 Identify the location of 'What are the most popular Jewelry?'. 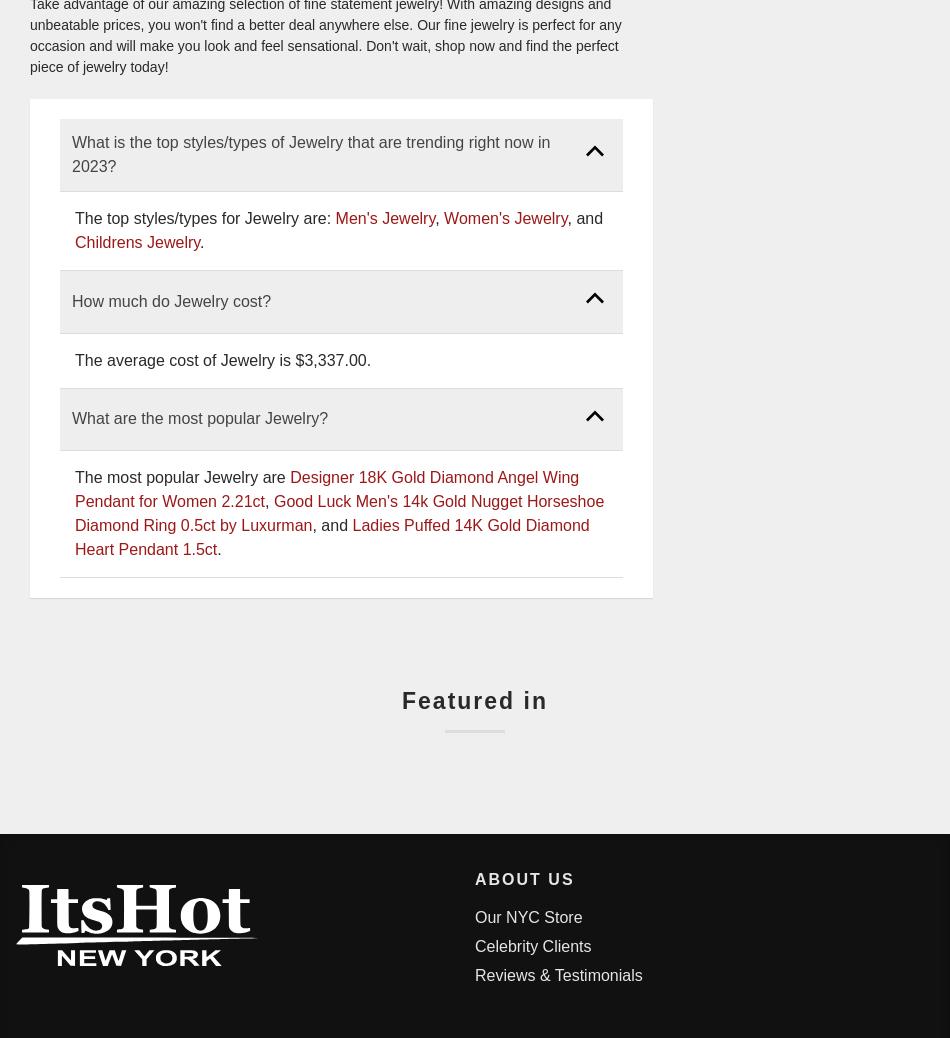
(199, 418).